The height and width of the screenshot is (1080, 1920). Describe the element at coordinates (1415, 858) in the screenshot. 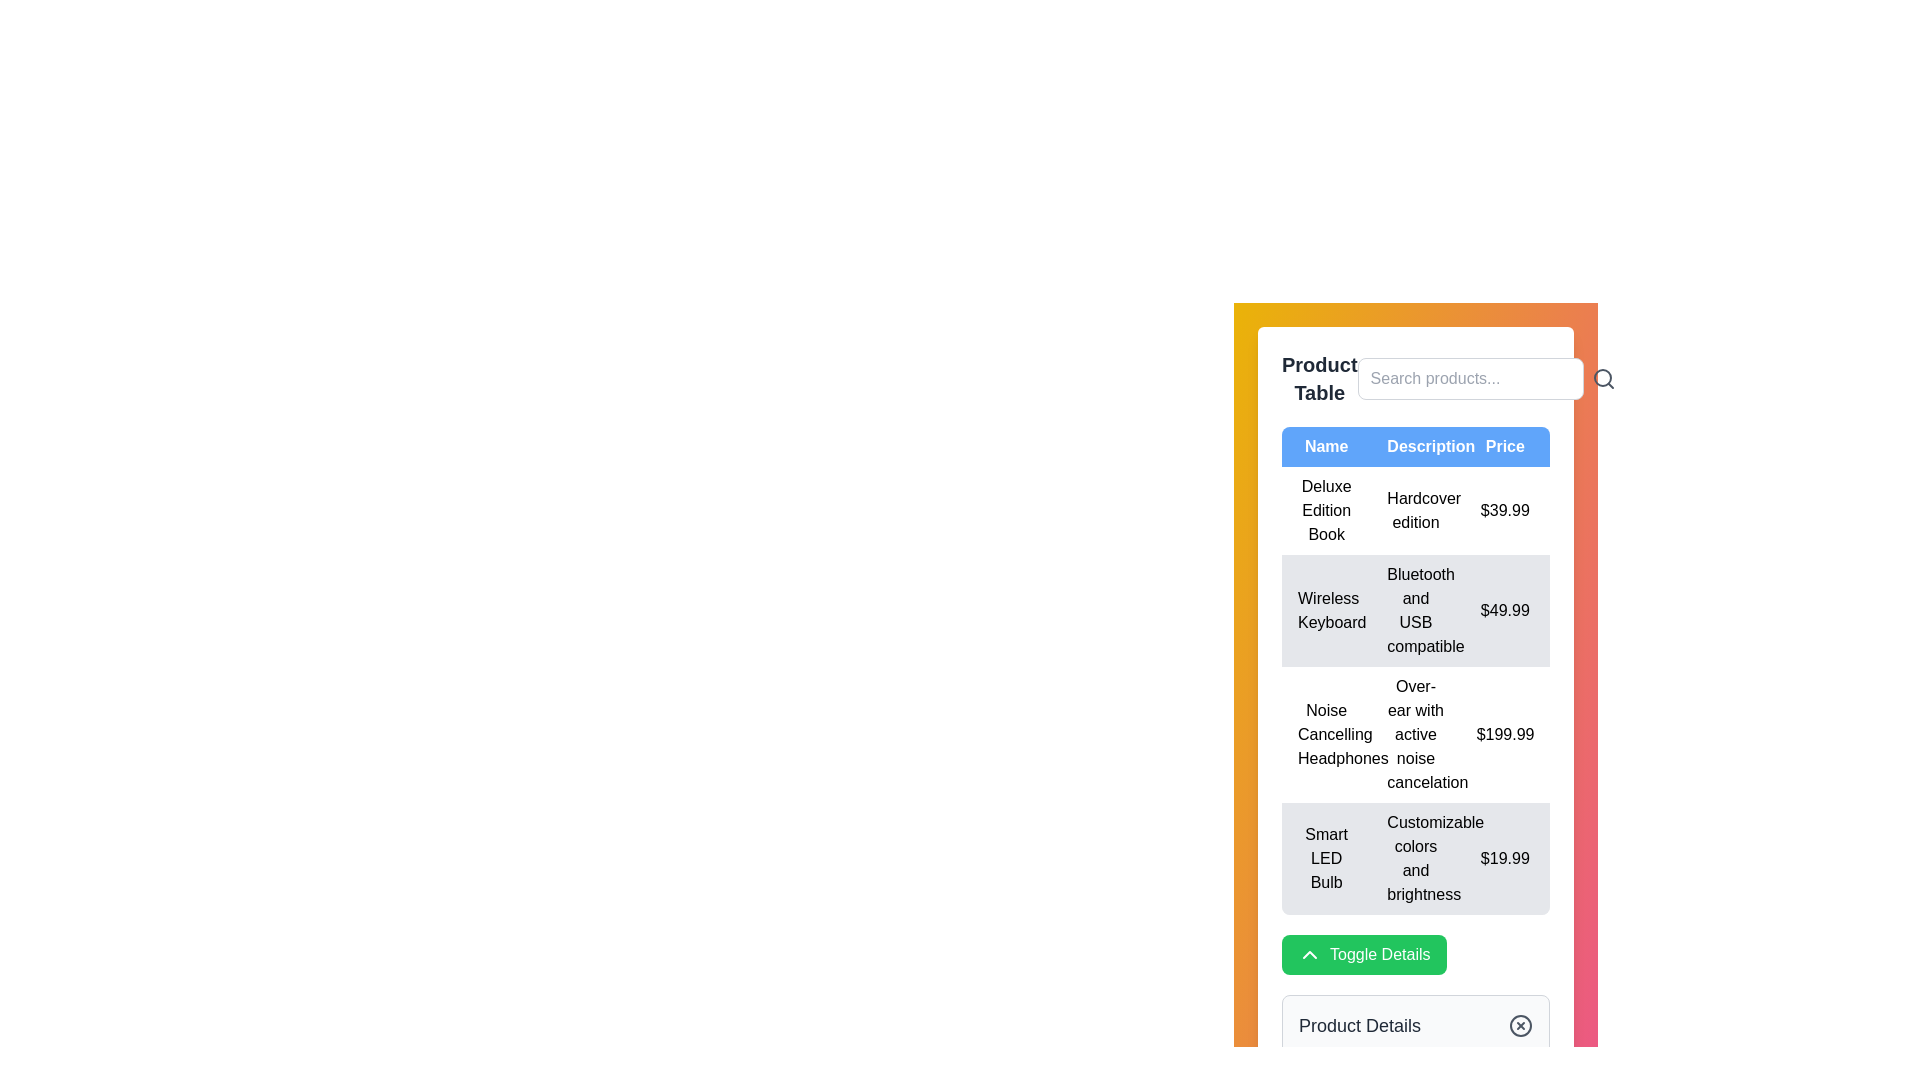

I see `the fourth table row presenting product information for 'Smart LED Bulb'` at that location.